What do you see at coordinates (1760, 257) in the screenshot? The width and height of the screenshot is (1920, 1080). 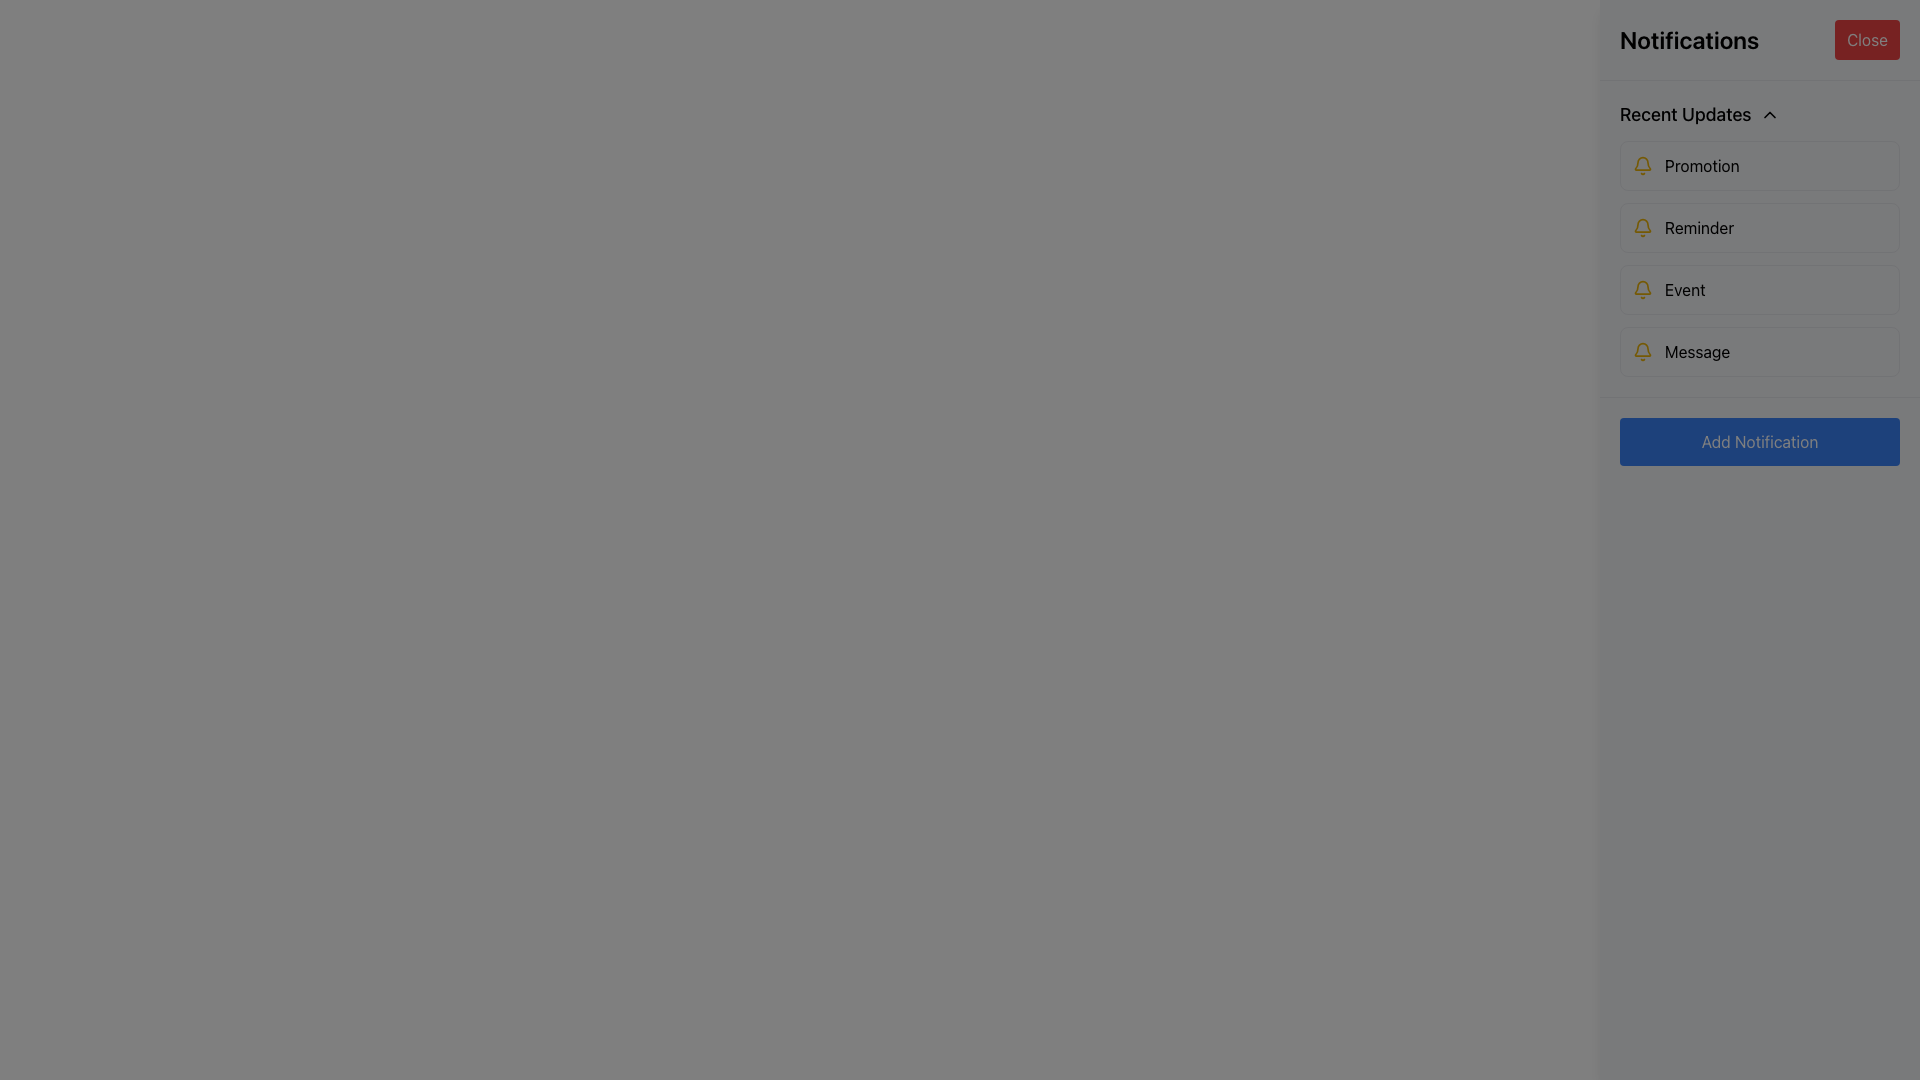 I see `the second item in the 'Recent Updates' section` at bounding box center [1760, 257].